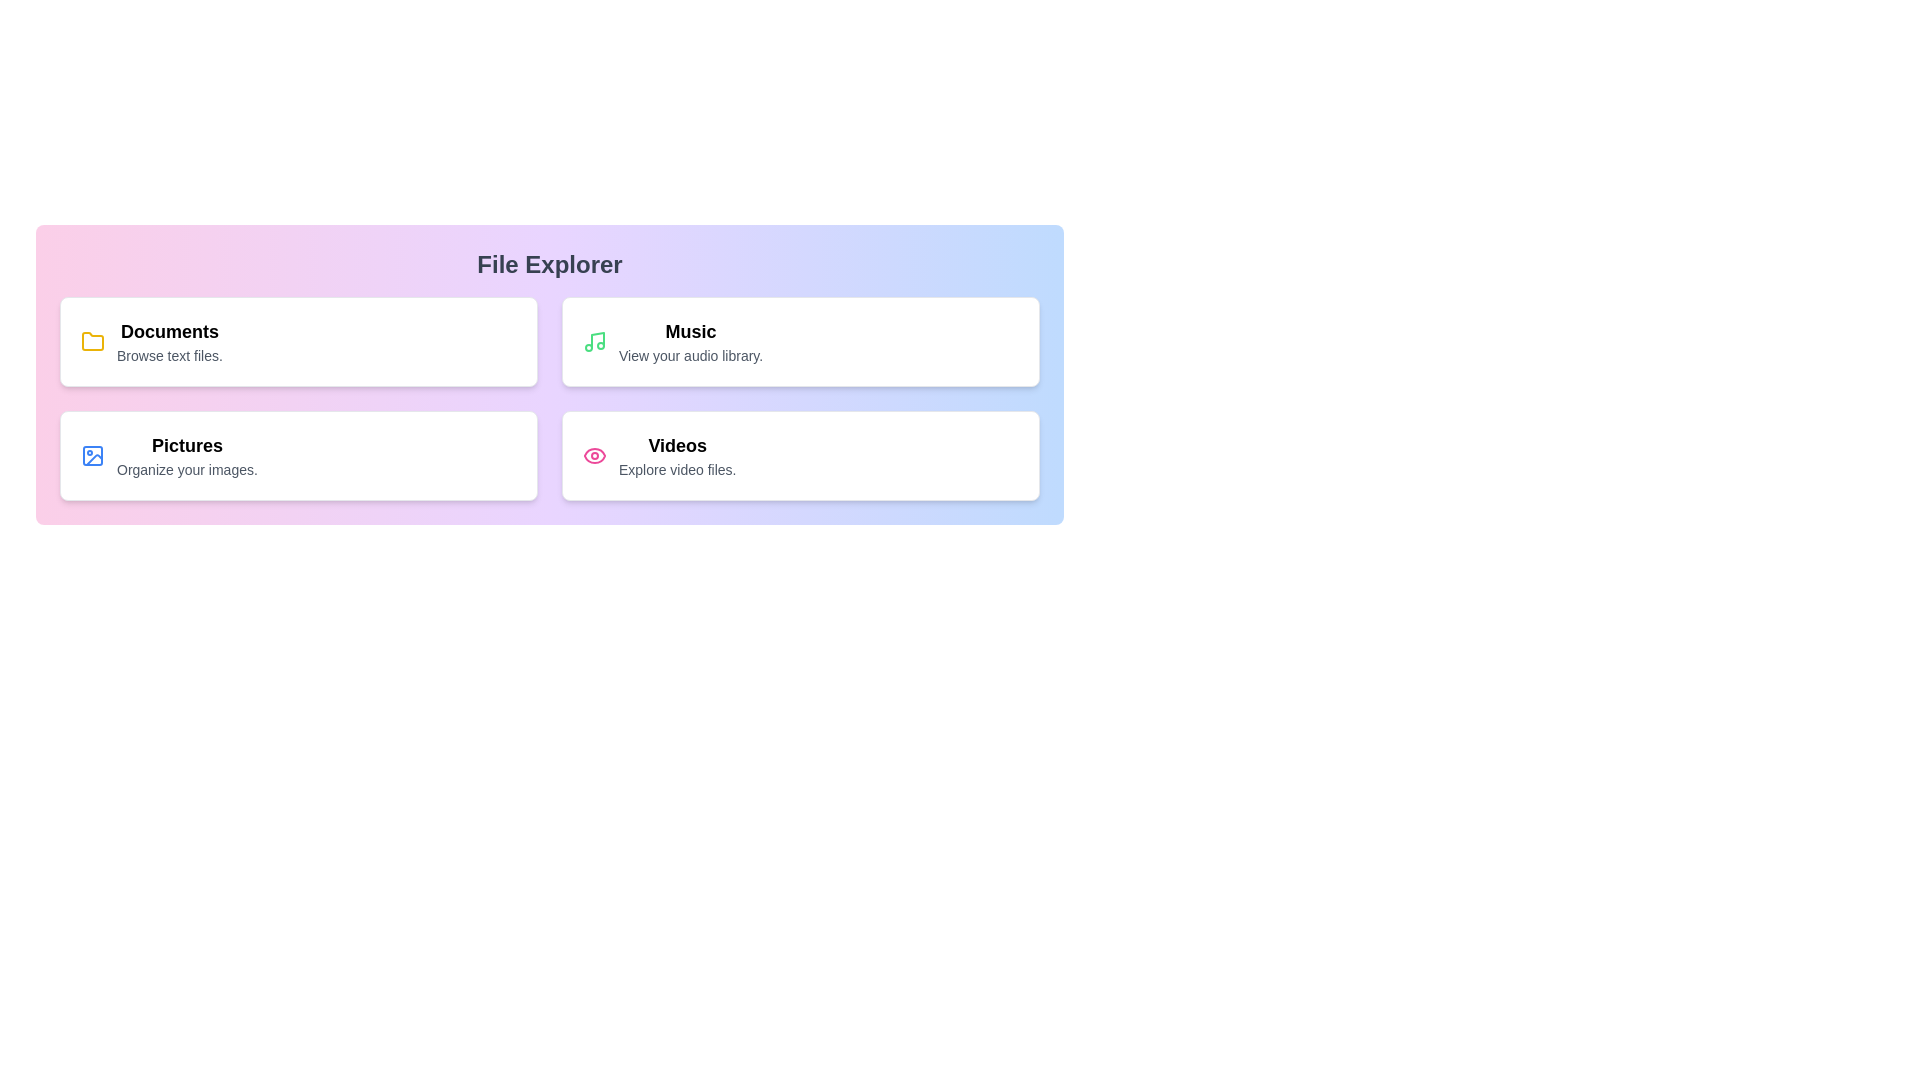 The image size is (1920, 1080). What do you see at coordinates (91, 455) in the screenshot?
I see `the icon representing Pictures for better visibility` at bounding box center [91, 455].